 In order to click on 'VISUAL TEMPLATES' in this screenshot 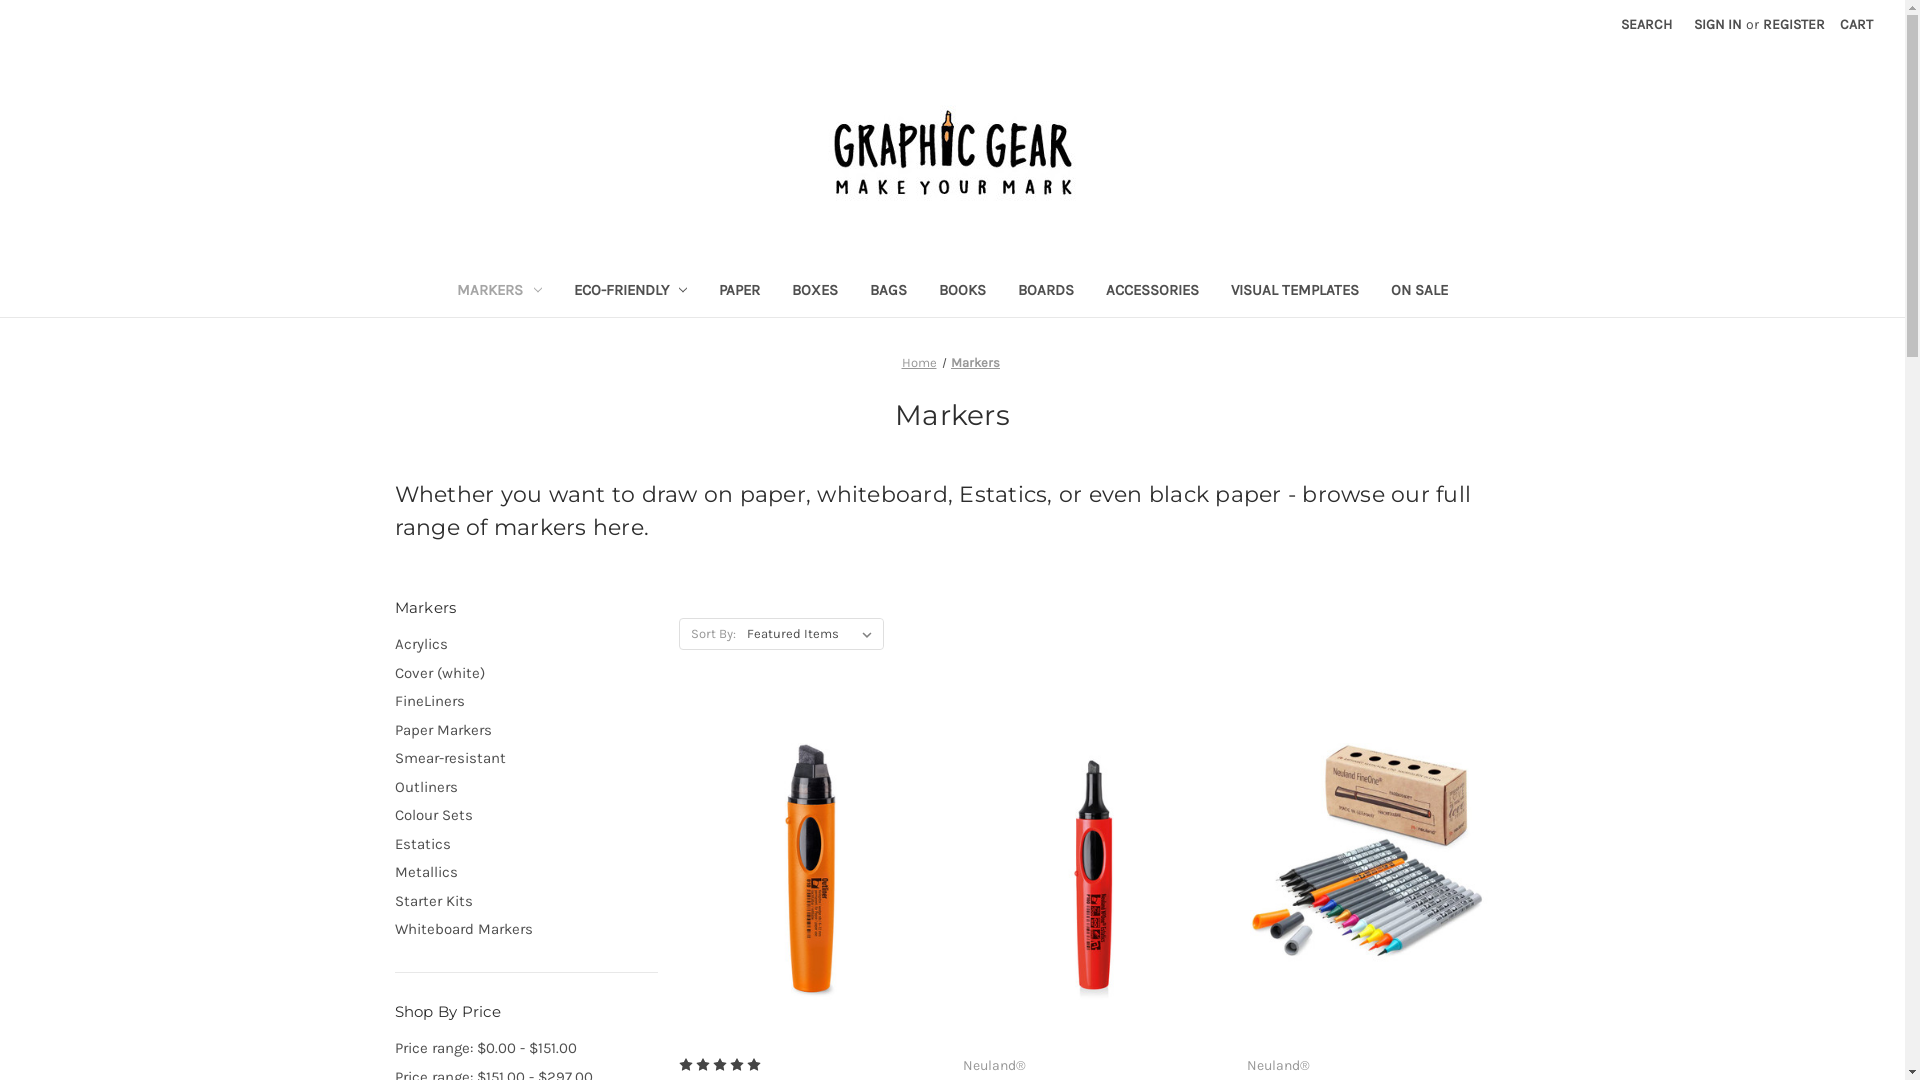, I will do `click(1295, 292)`.